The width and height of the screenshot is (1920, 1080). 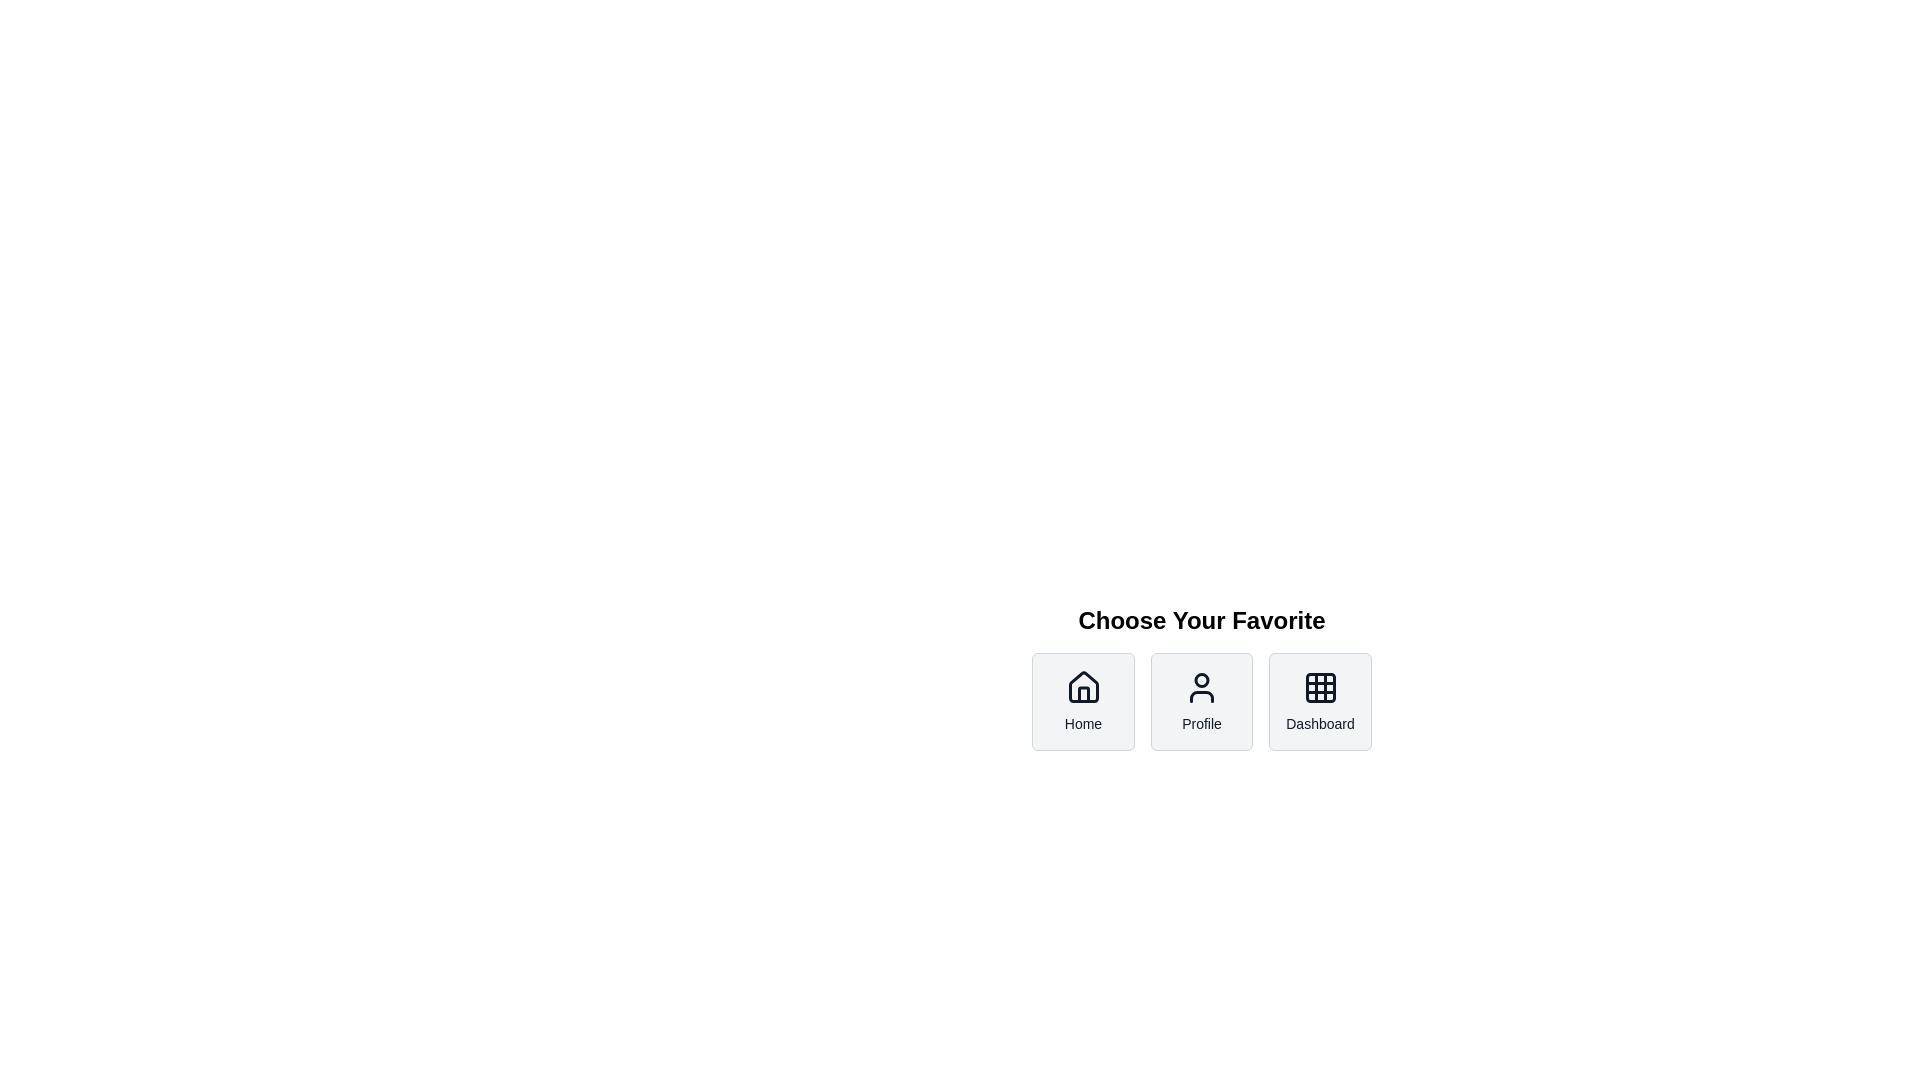 What do you see at coordinates (1082, 686) in the screenshot?
I see `the 'Home' icon, which resembles a house with a triangular roof and is located in the bottom center of the interface` at bounding box center [1082, 686].